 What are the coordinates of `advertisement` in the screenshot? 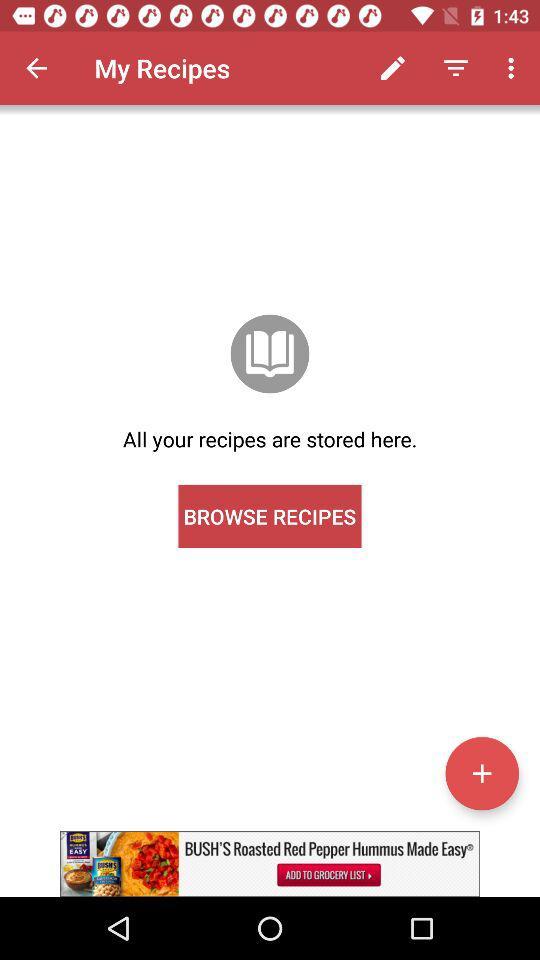 It's located at (270, 863).